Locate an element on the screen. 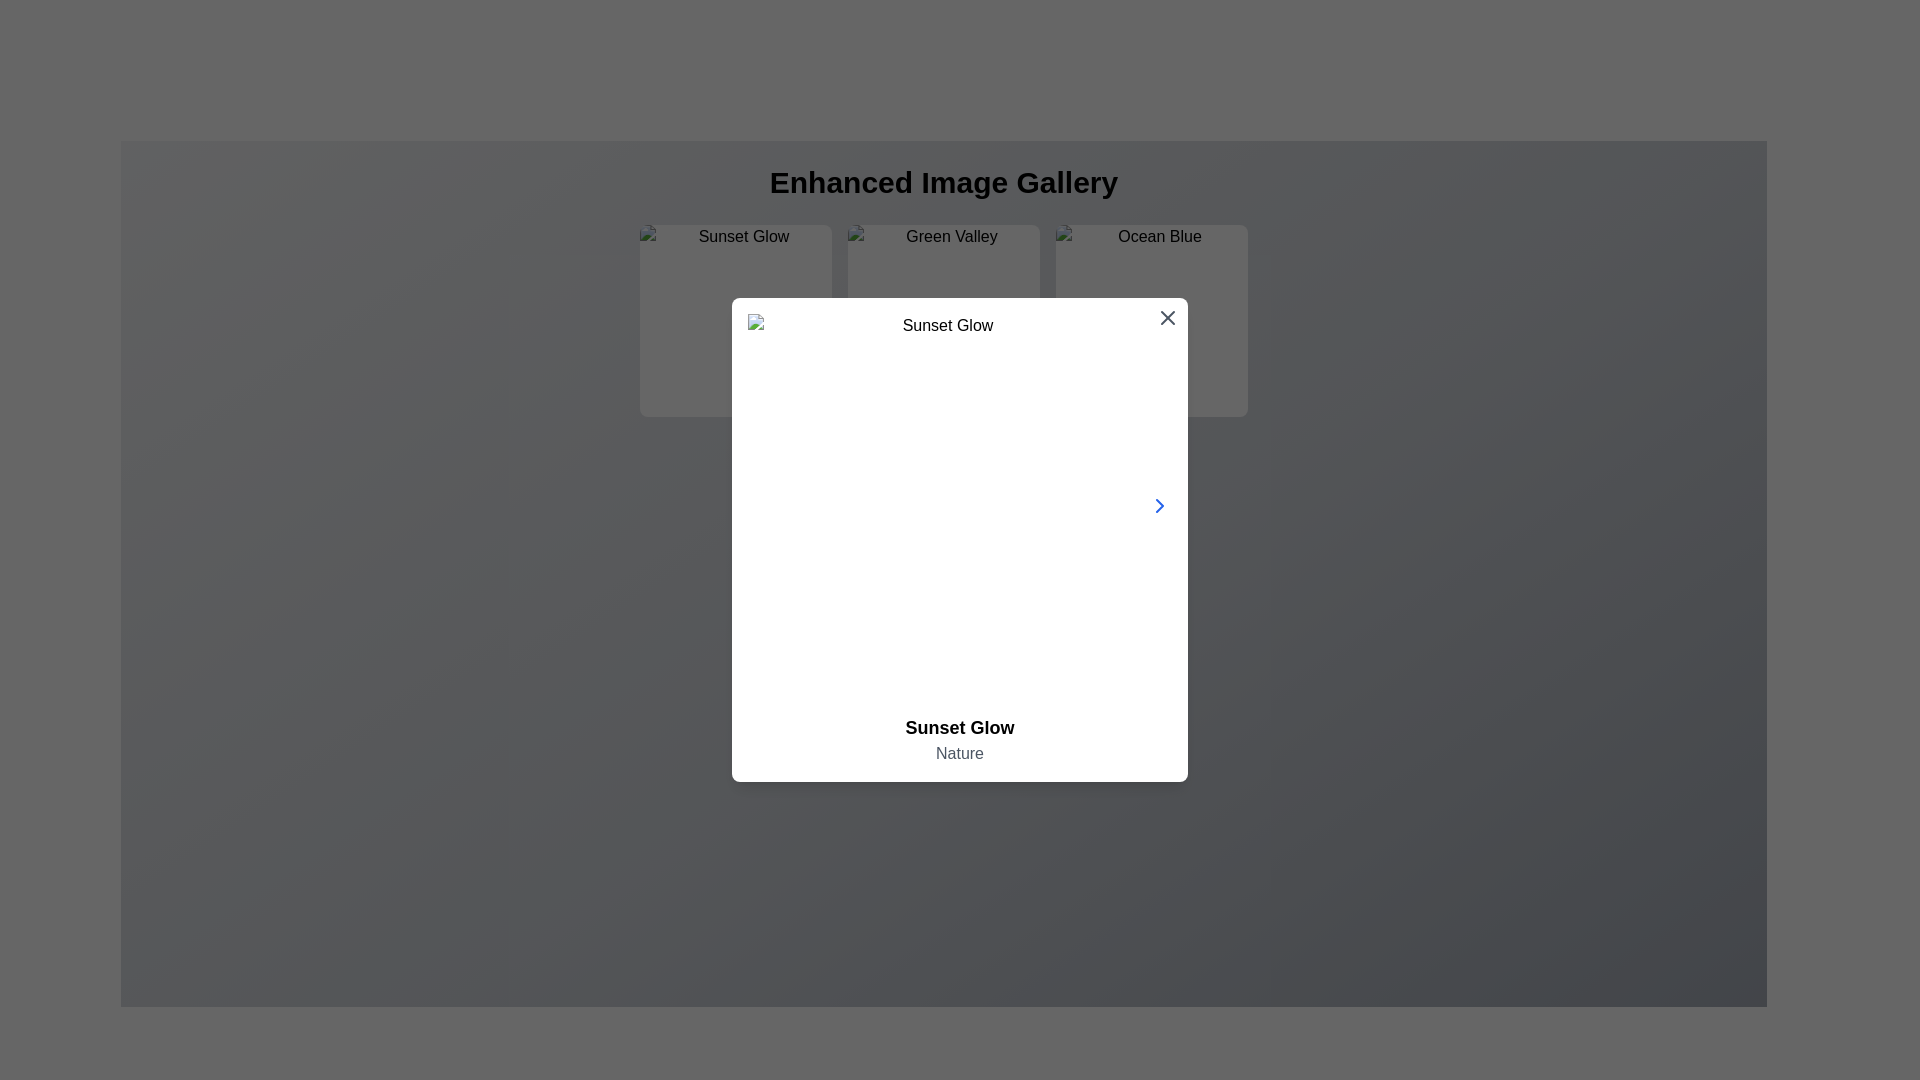 The image size is (1920, 1080). text label displaying 'Sunset Glow', which is a prominent title styled in bold and larger font, located at the bottom section of a white modal above the text 'Nature' is located at coordinates (960, 728).